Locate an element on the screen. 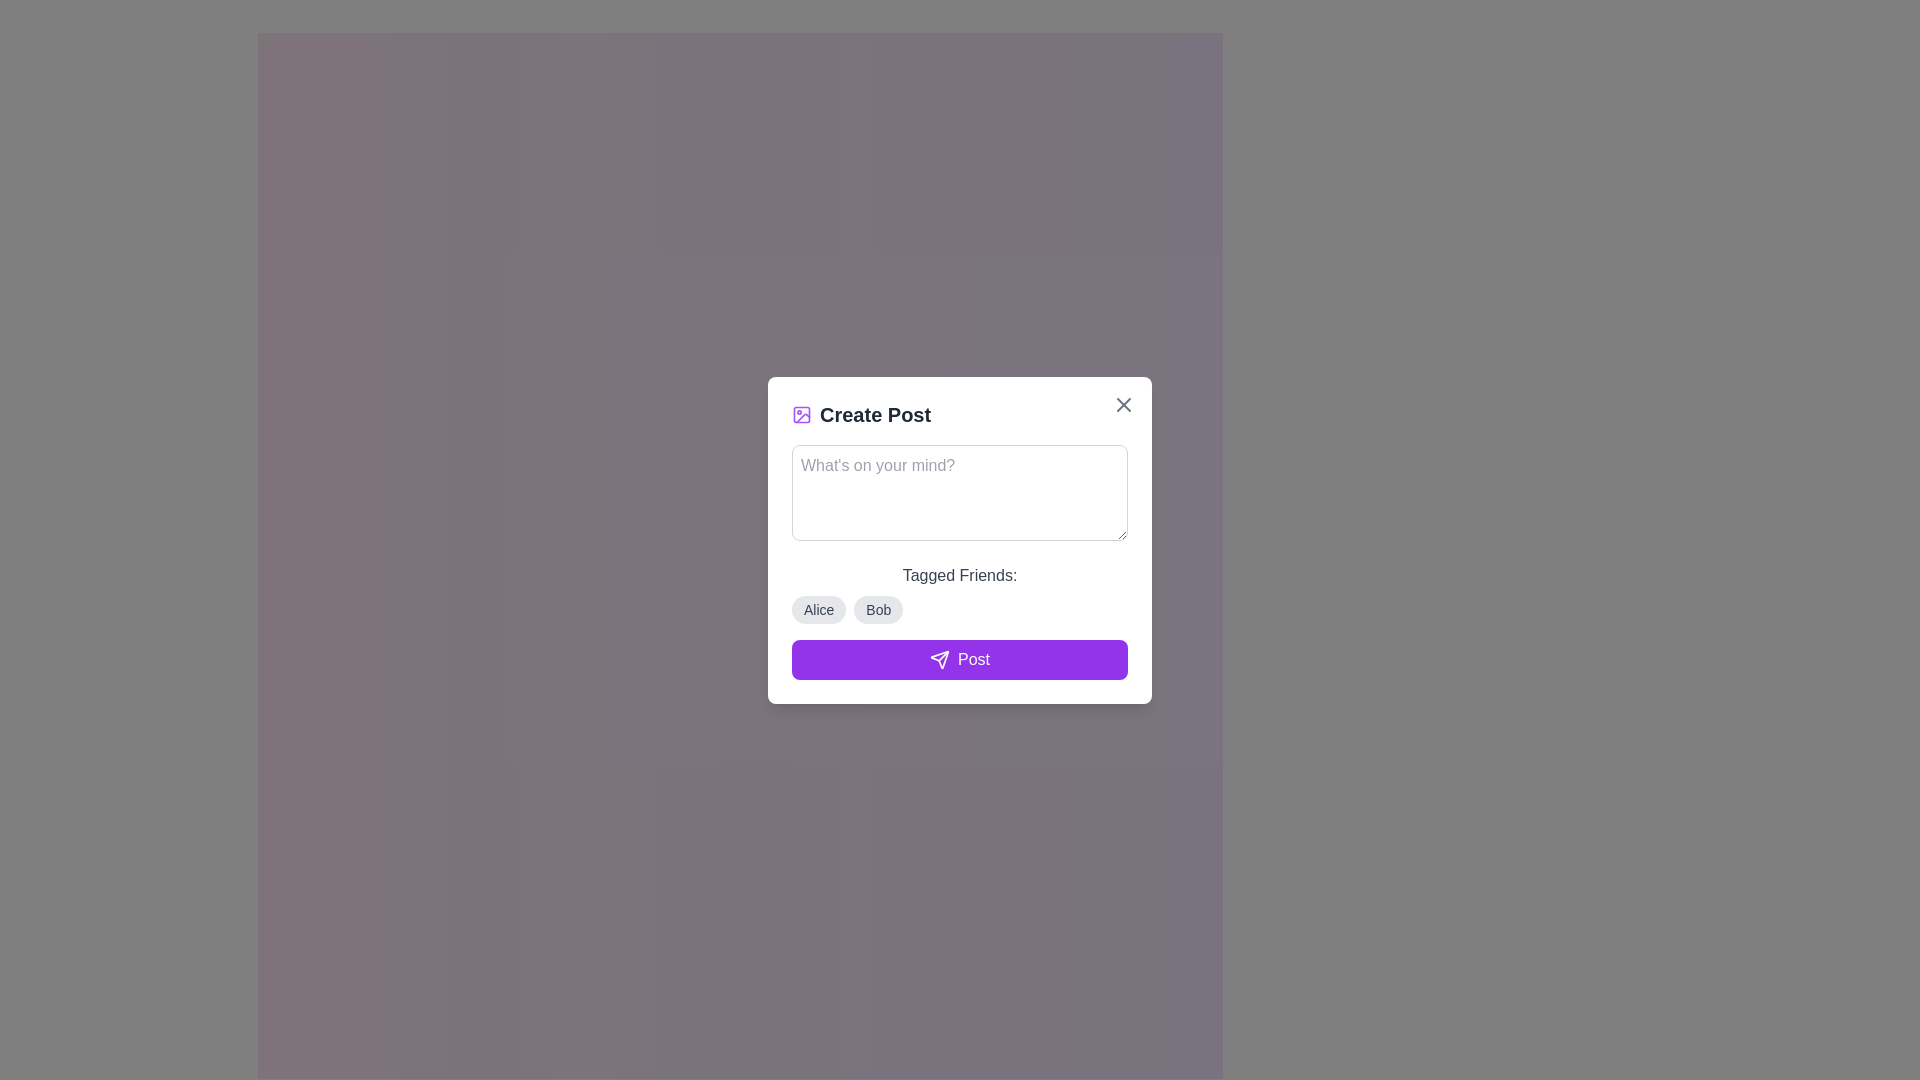 The width and height of the screenshot is (1920, 1080). the non-interactive button-like label component displaying the text 'Alice' with a light gray background, located beneath 'Tagged Friends:' in the modal dialog box is located at coordinates (819, 608).